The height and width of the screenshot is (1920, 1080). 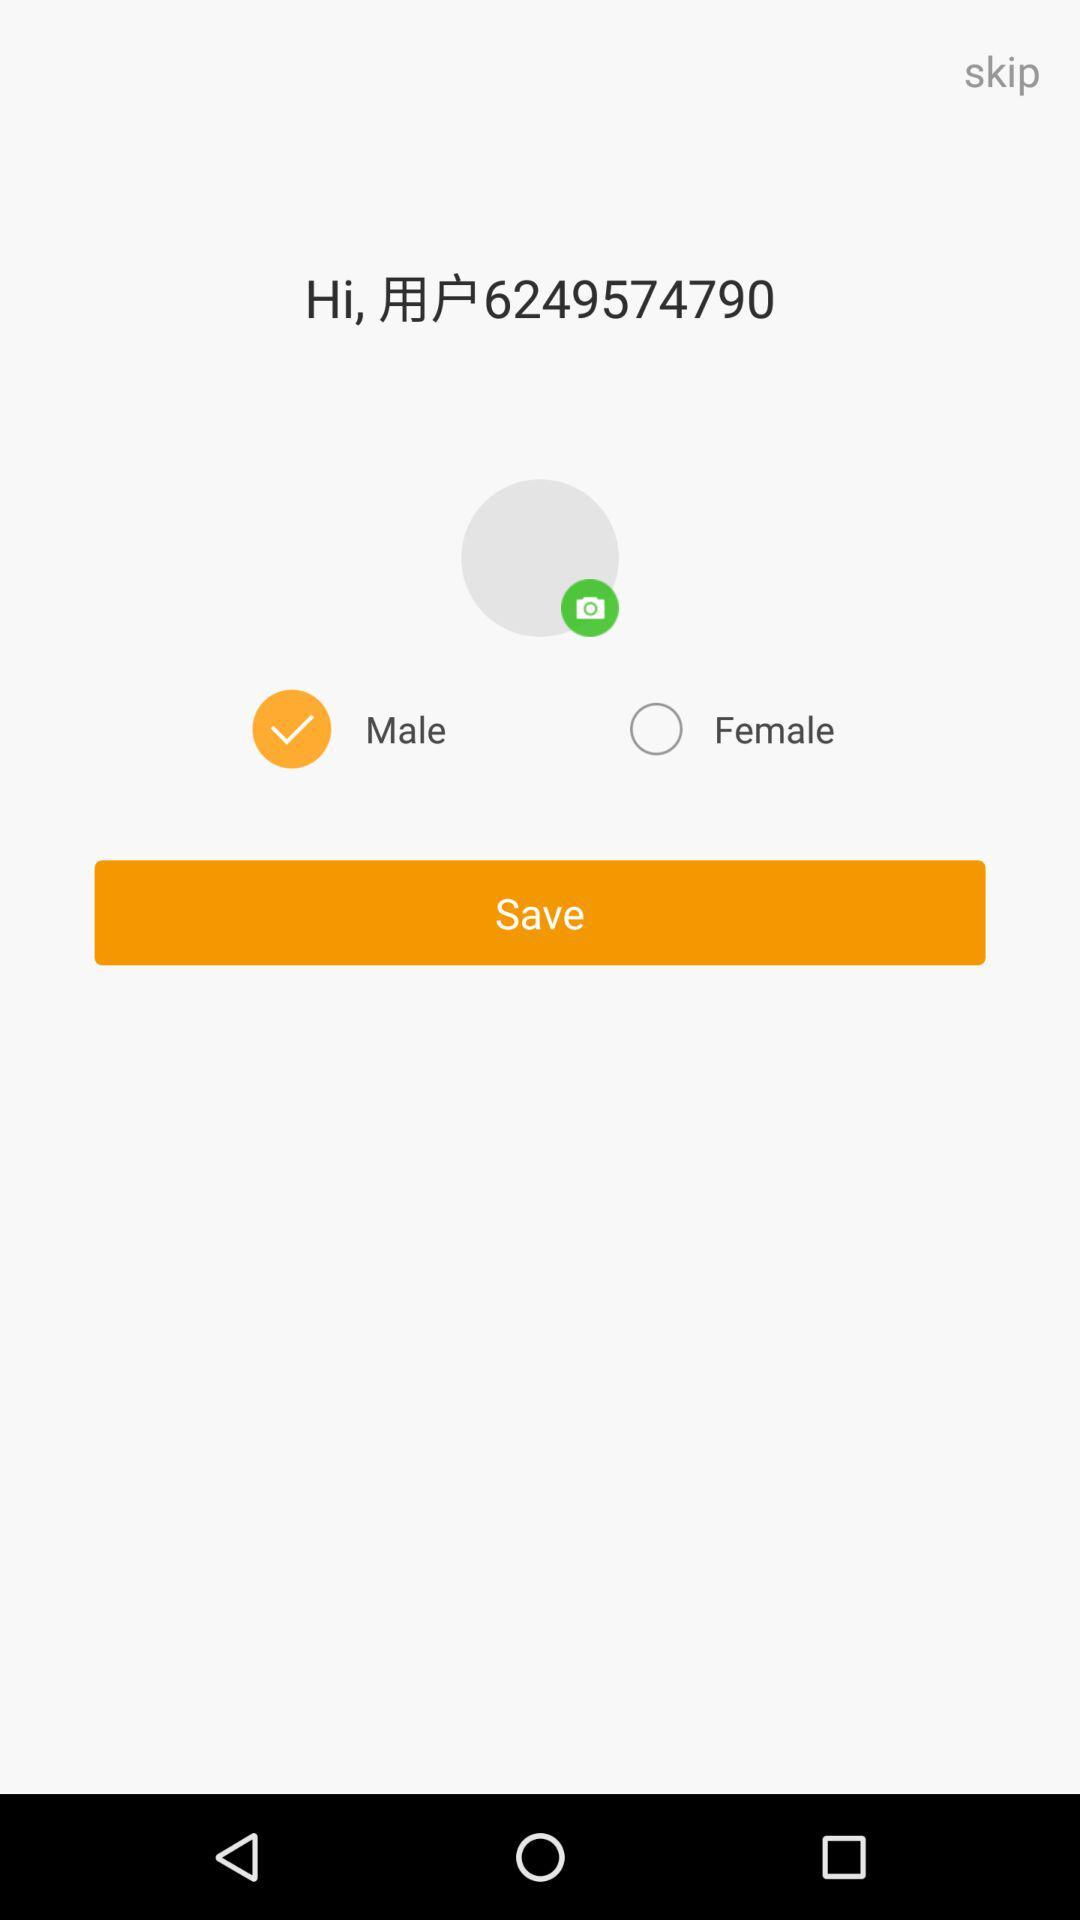 I want to click on male, so click(x=344, y=728).